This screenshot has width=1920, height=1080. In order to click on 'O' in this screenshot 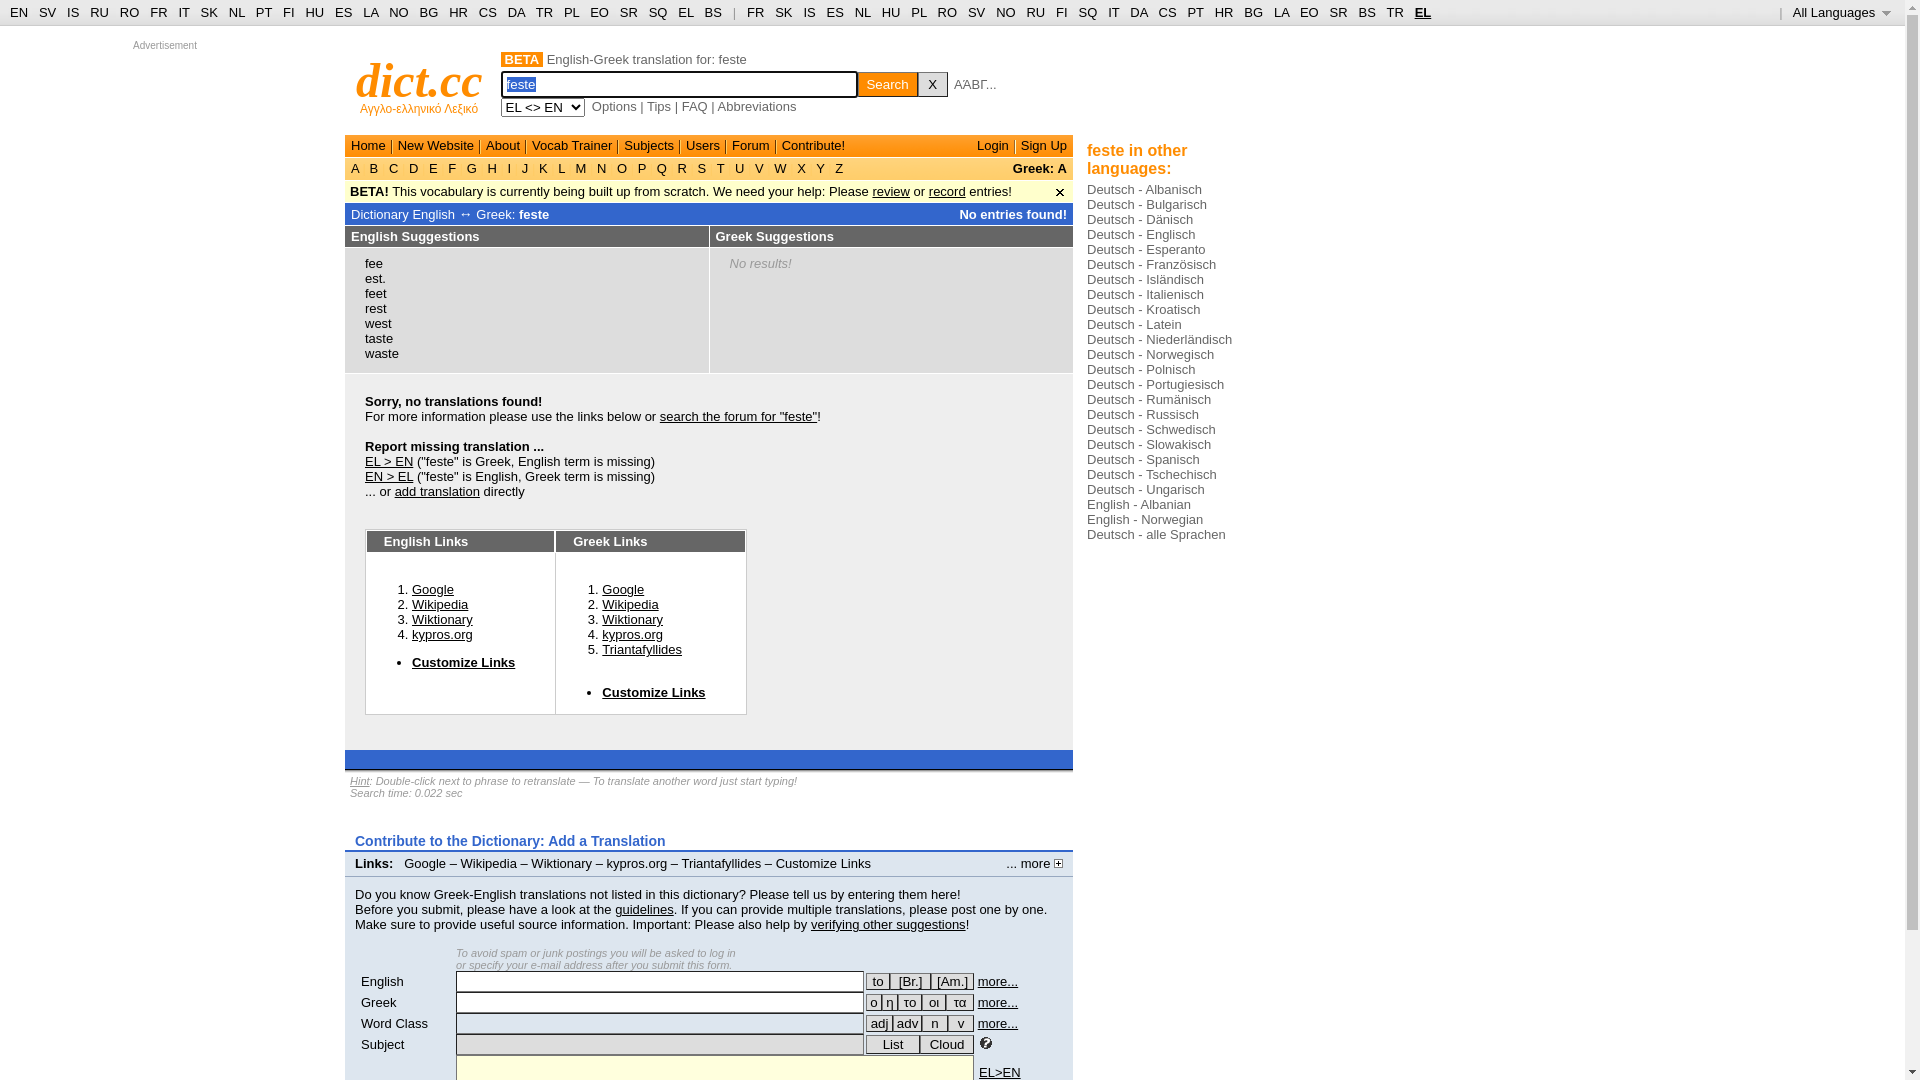, I will do `click(620, 167)`.